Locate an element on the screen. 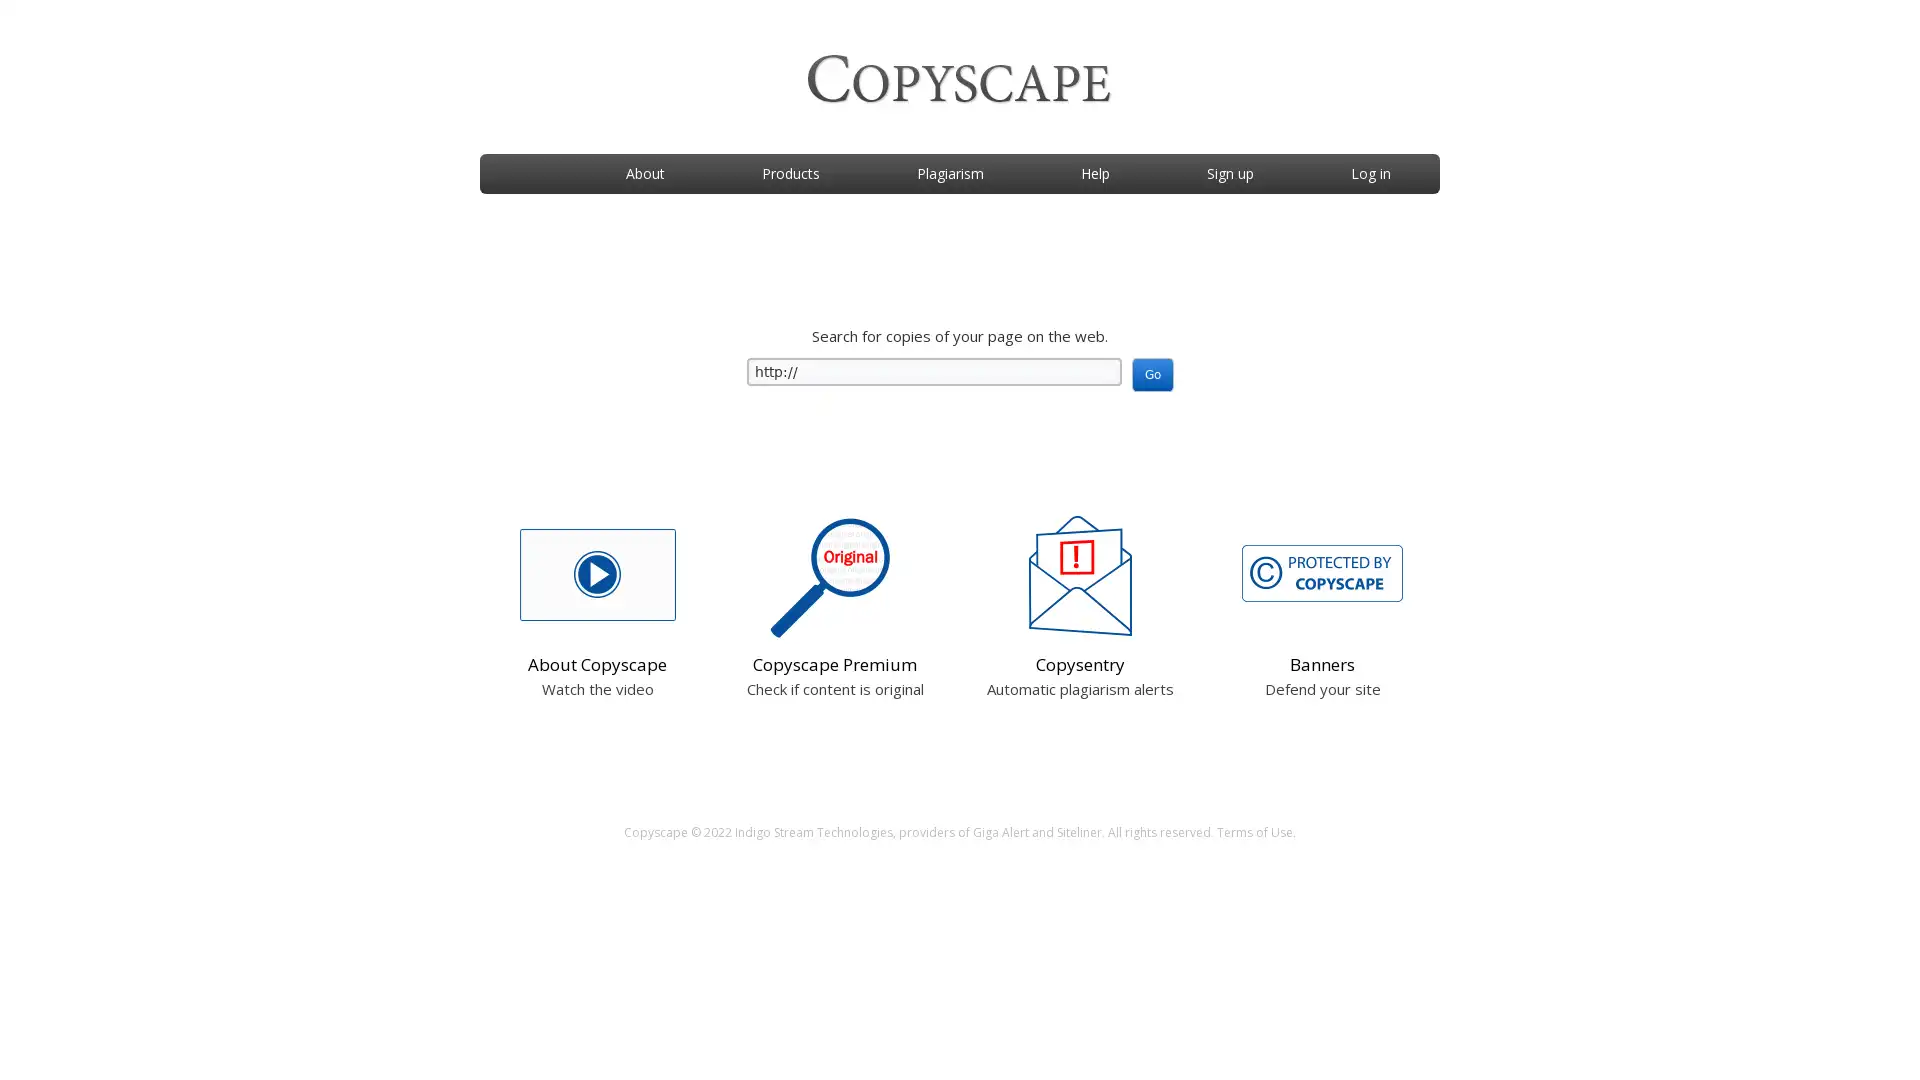  Go is located at coordinates (1152, 374).